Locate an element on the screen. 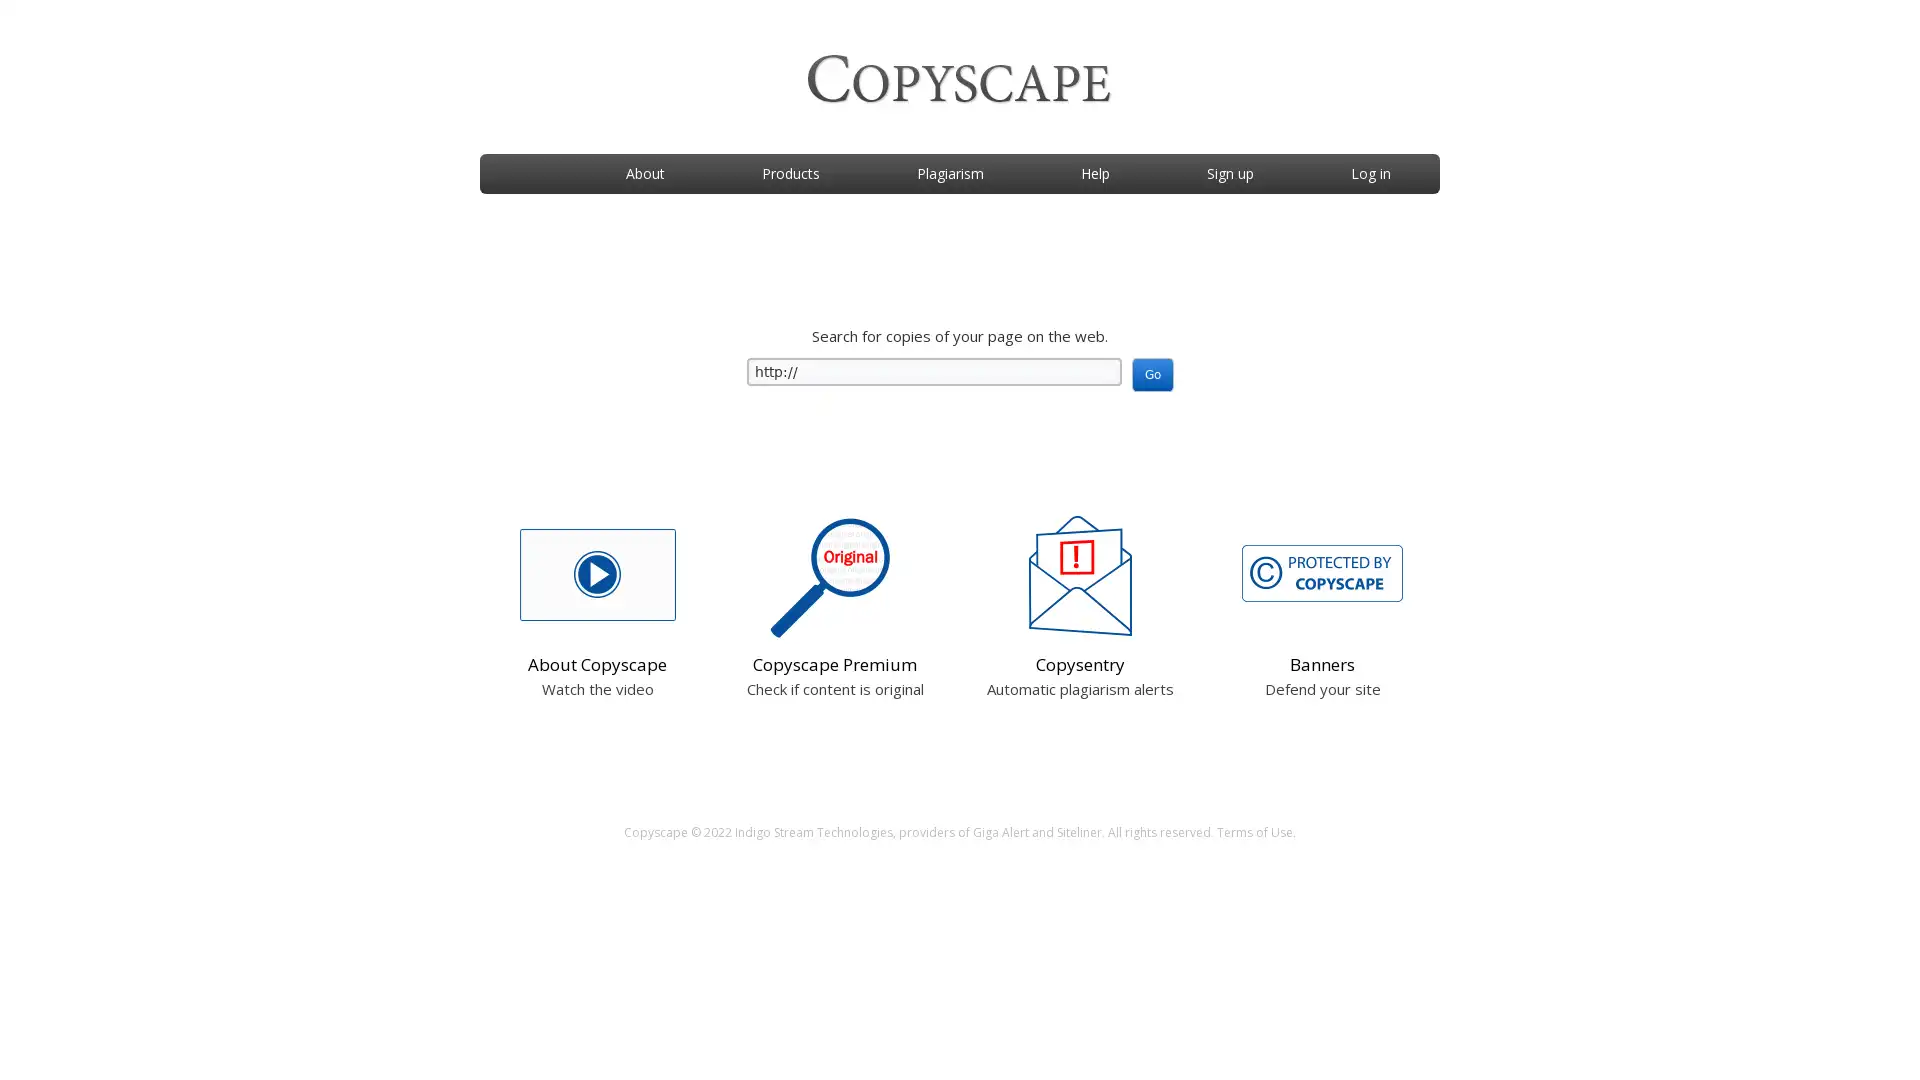  Go is located at coordinates (1152, 374).